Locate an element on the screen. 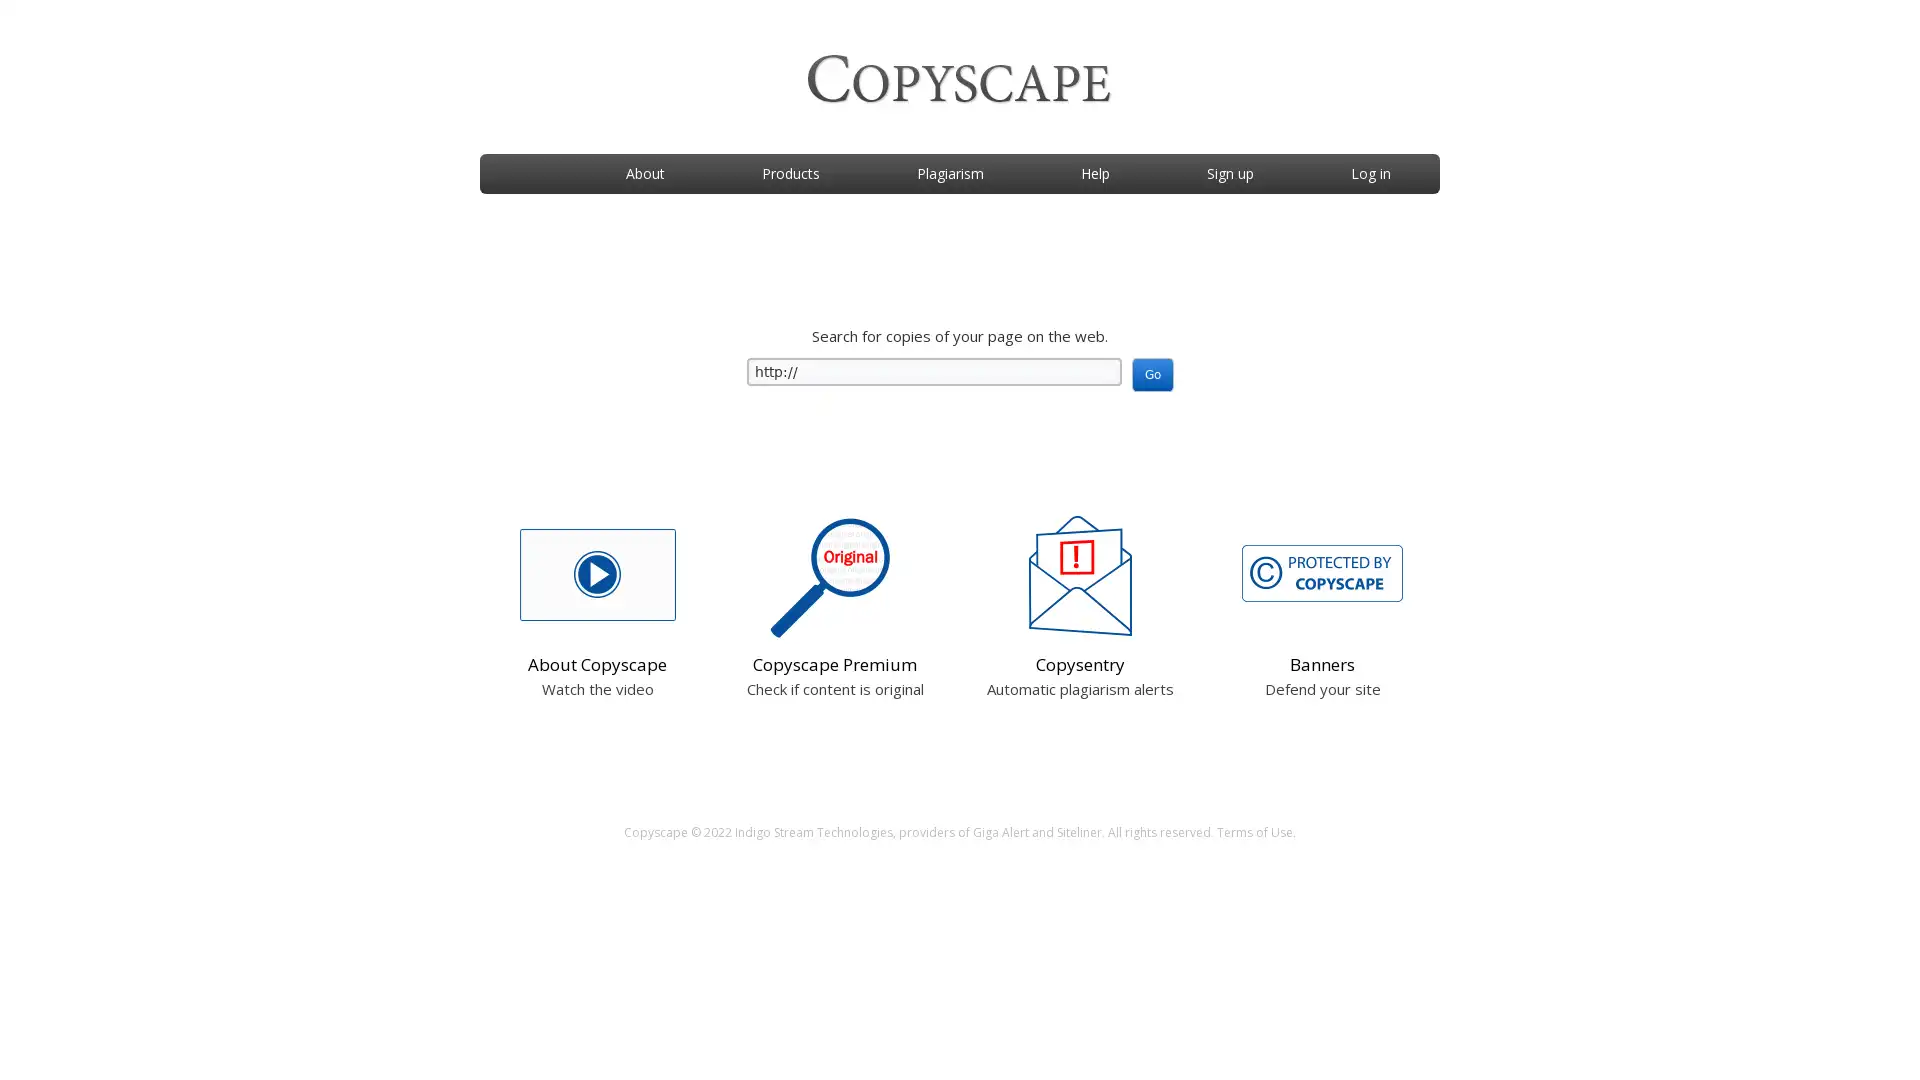  Go is located at coordinates (1152, 374).